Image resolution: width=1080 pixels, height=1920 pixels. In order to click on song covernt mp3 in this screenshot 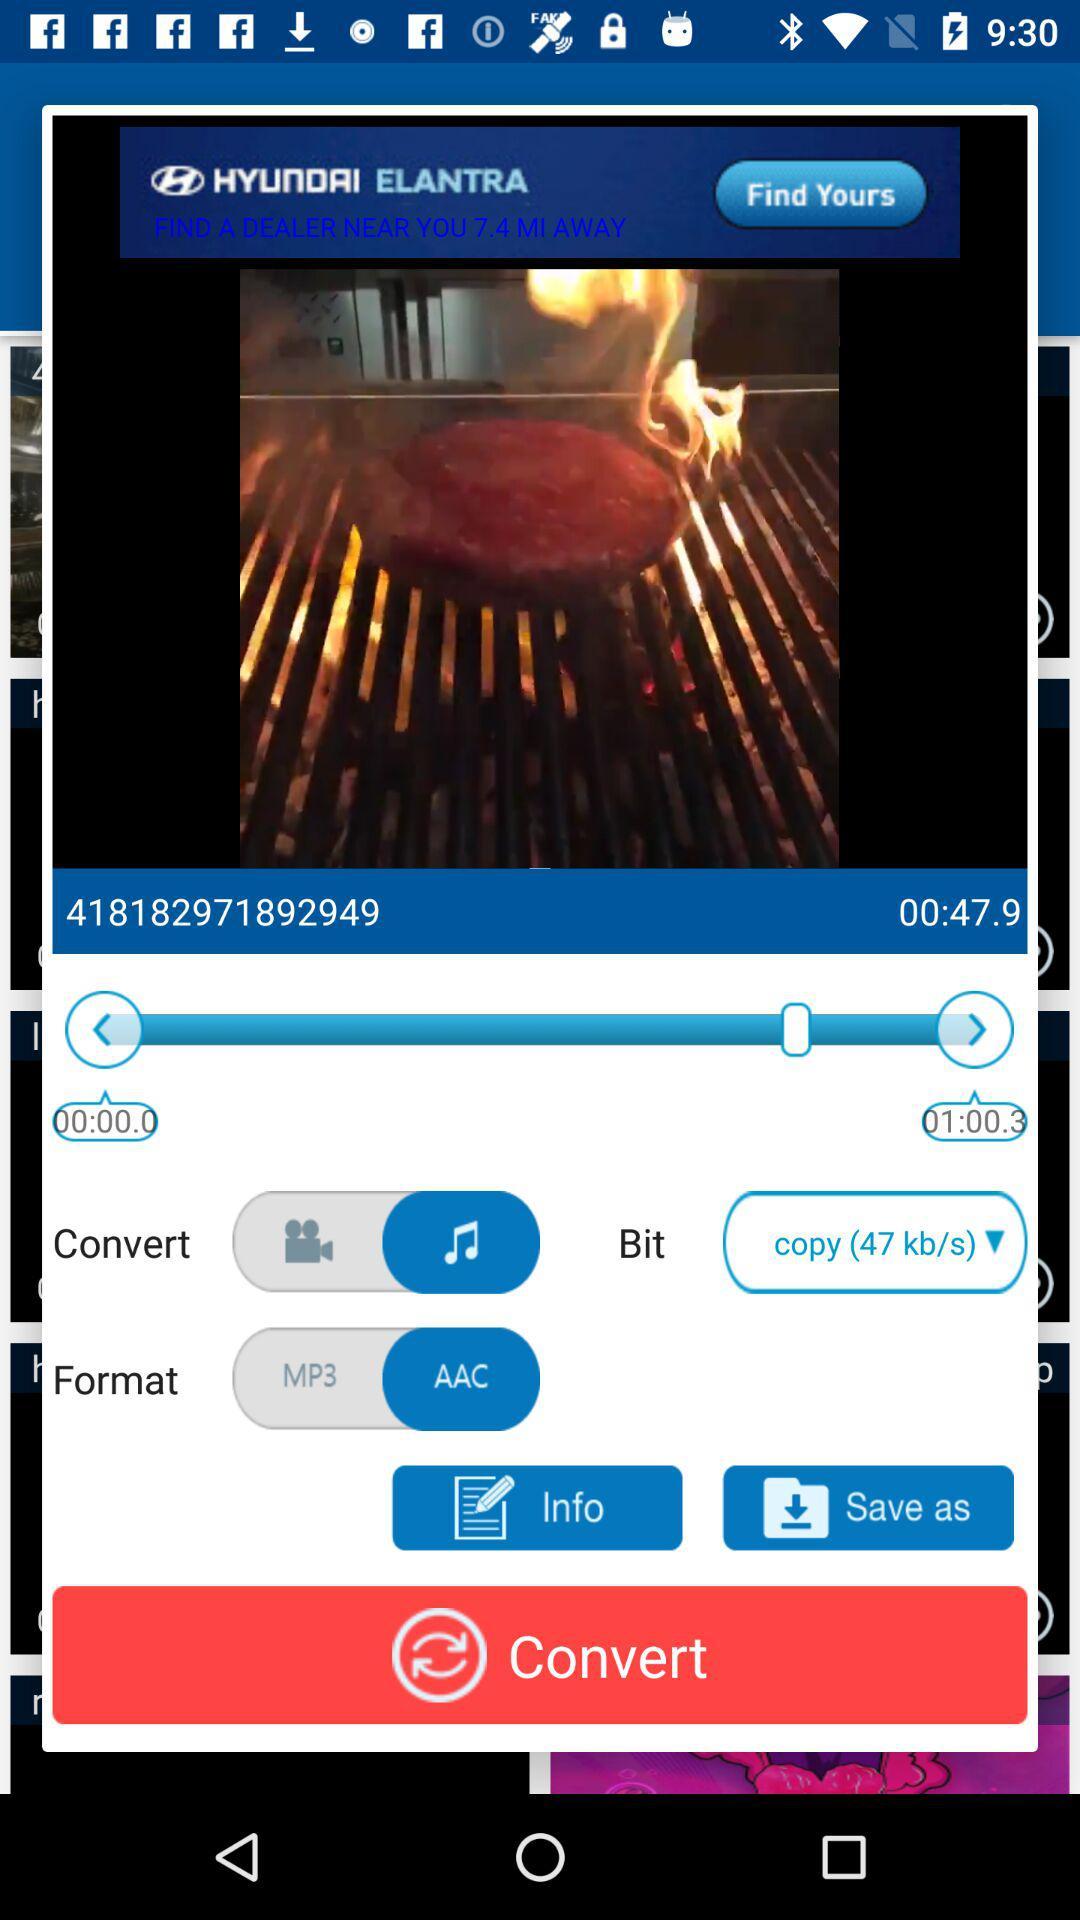, I will do `click(461, 1241)`.